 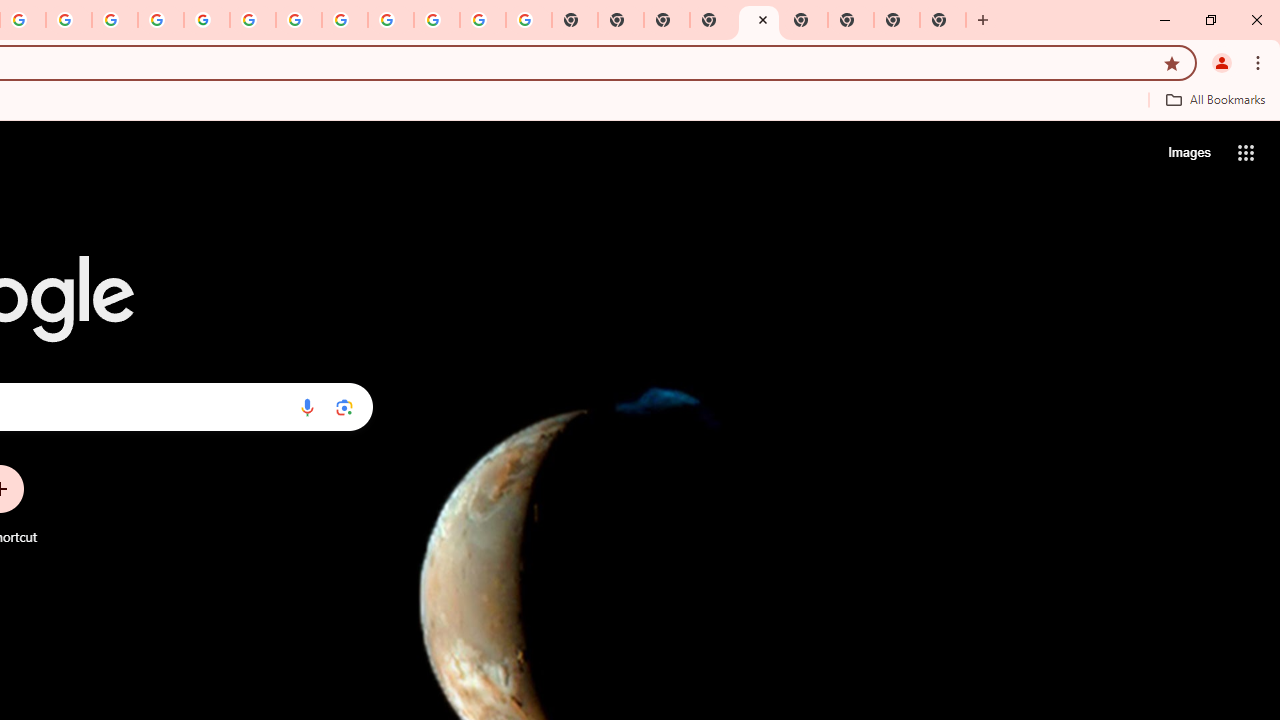 What do you see at coordinates (1245, 152) in the screenshot?
I see `'Google apps'` at bounding box center [1245, 152].